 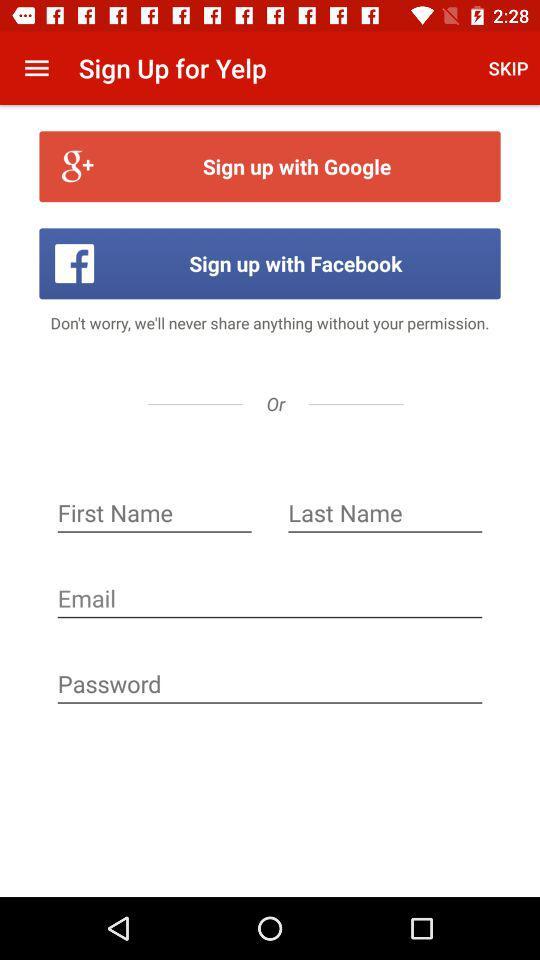 I want to click on item to the left of the sign up for app, so click(x=36, y=68).